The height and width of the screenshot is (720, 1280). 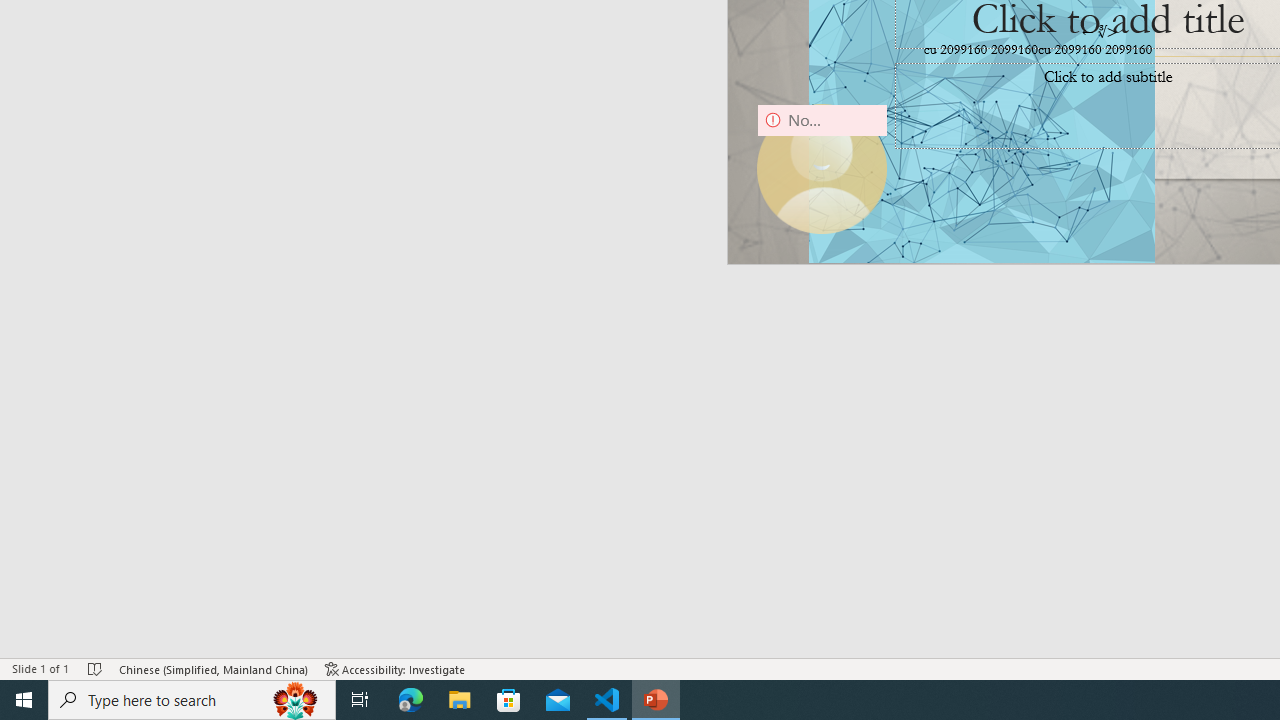 What do you see at coordinates (823, 168) in the screenshot?
I see `'Camera 9, No camera detected.'` at bounding box center [823, 168].